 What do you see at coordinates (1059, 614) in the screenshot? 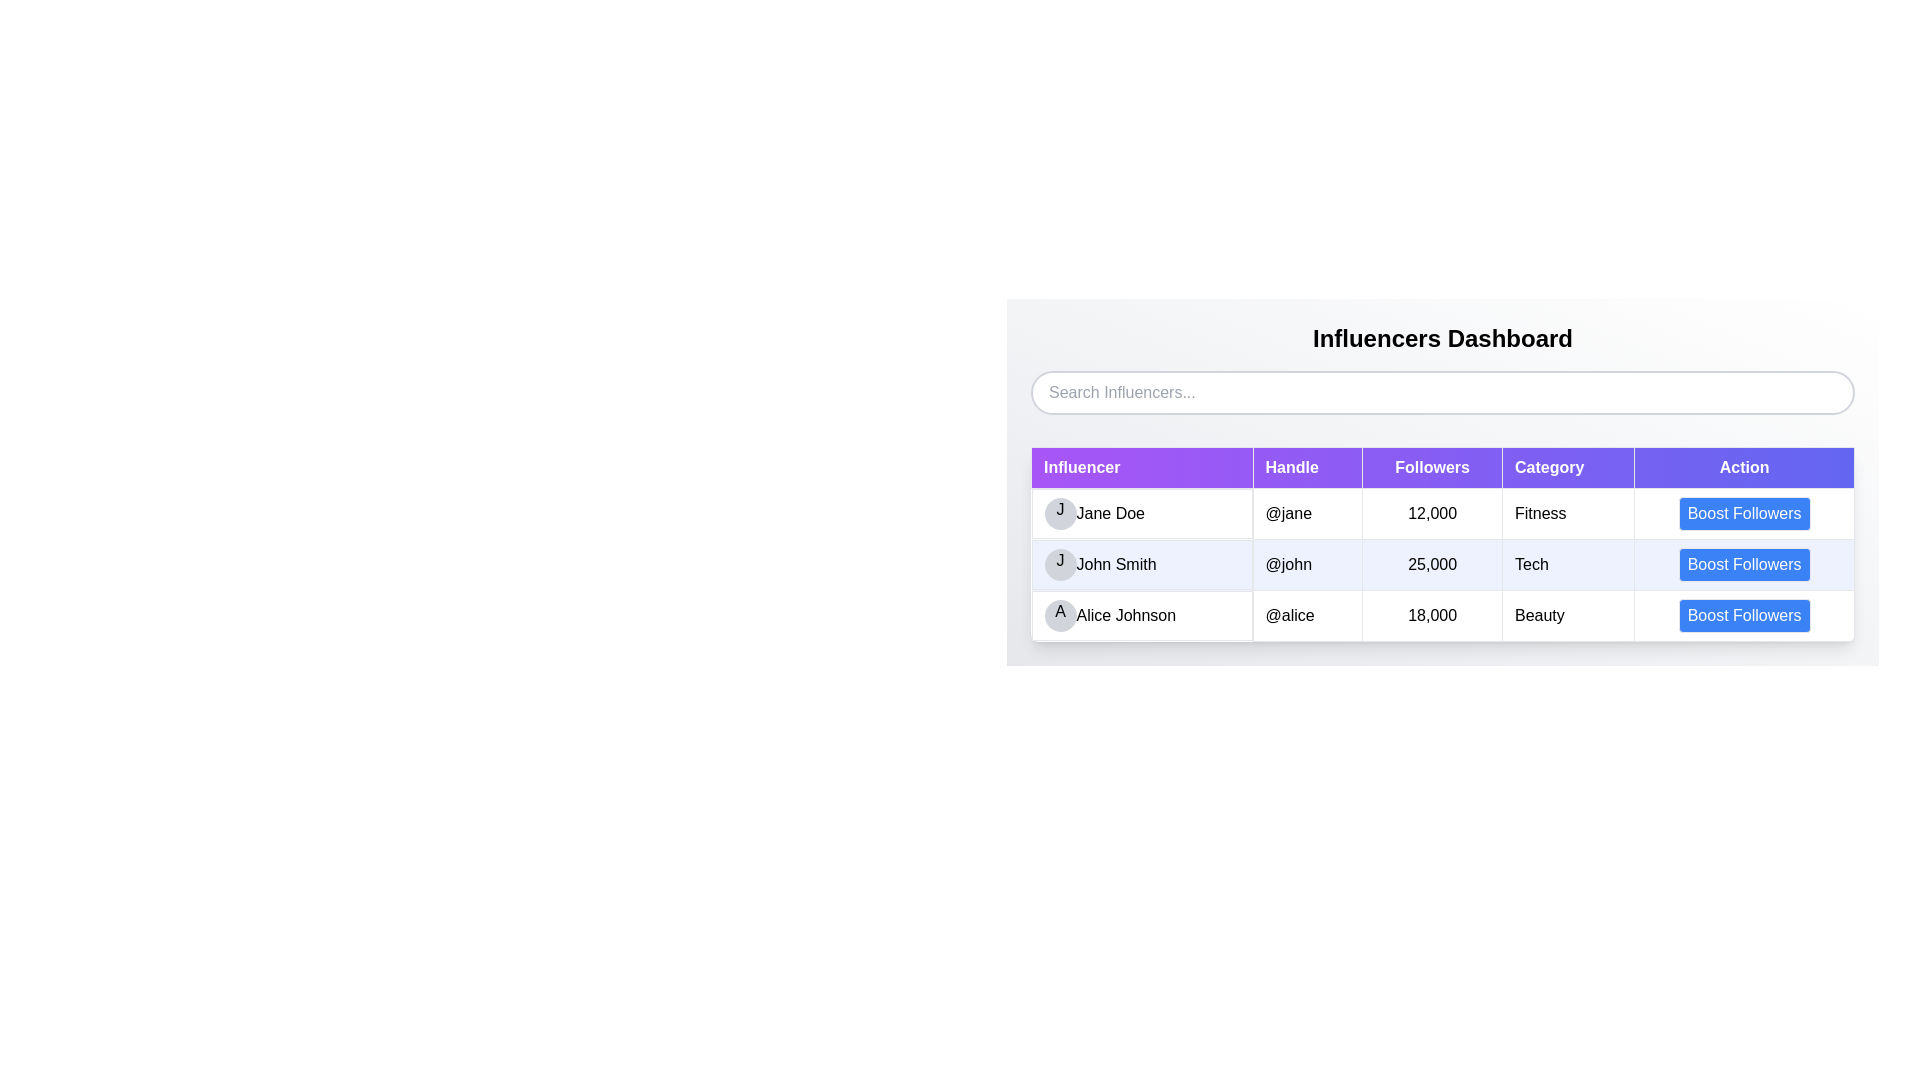
I see `the circular badge with a light gray background displaying the letter 'A' in bold black font, positioned next to 'Alice Johnson' in the 'Influencer' column, located in the third row from the top` at bounding box center [1059, 614].